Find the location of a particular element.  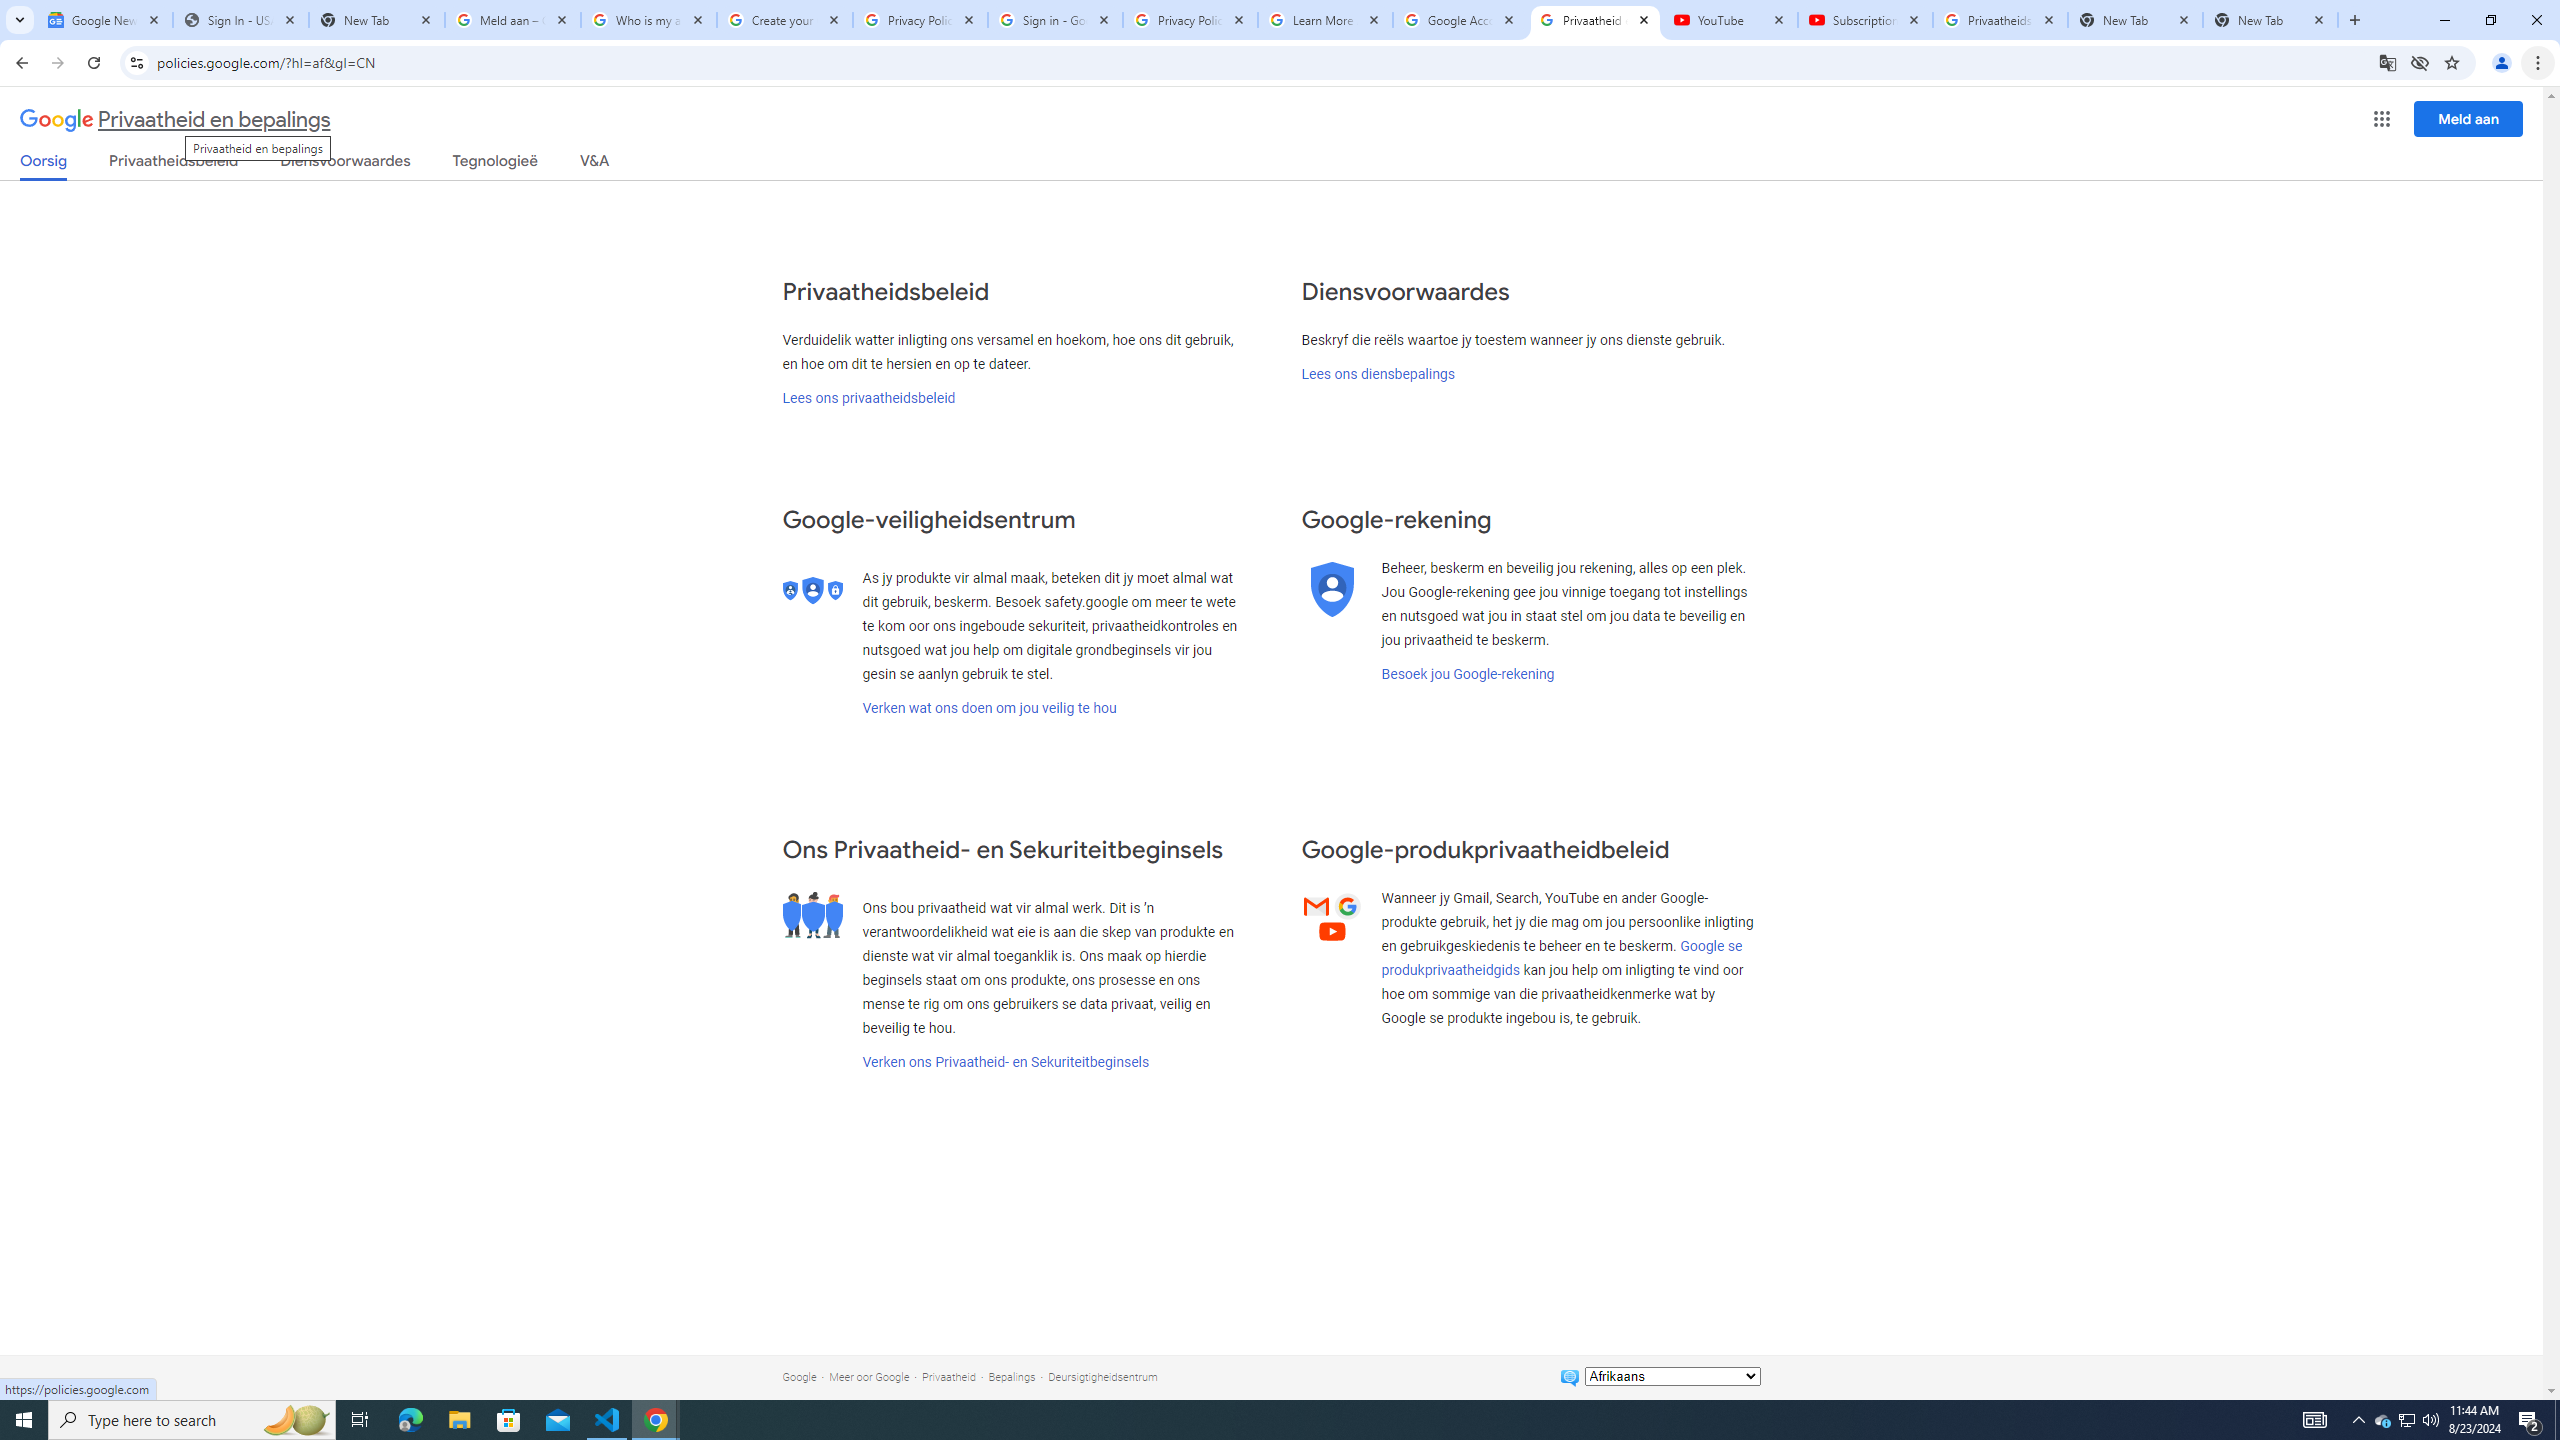

'Google Account' is located at coordinates (1459, 19).